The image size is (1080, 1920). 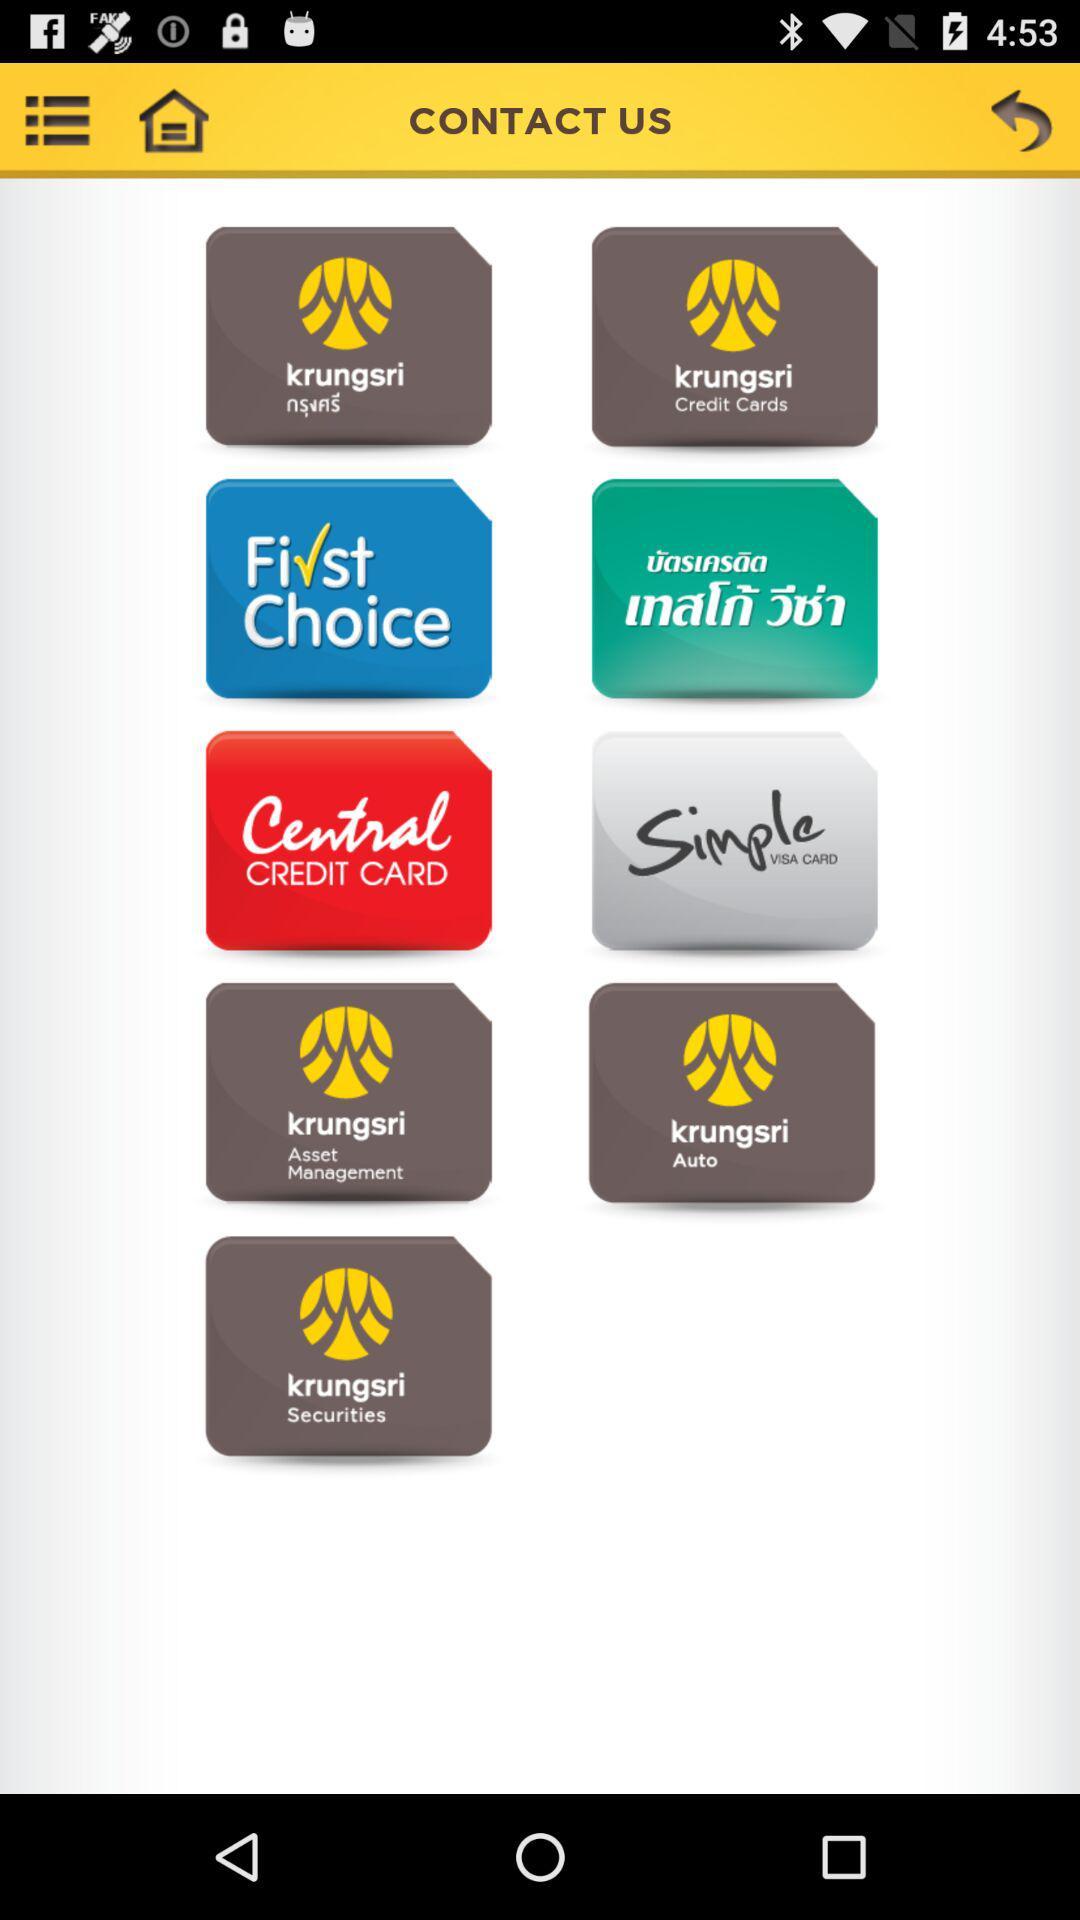 I want to click on access krungsri auto page, so click(x=731, y=1101).